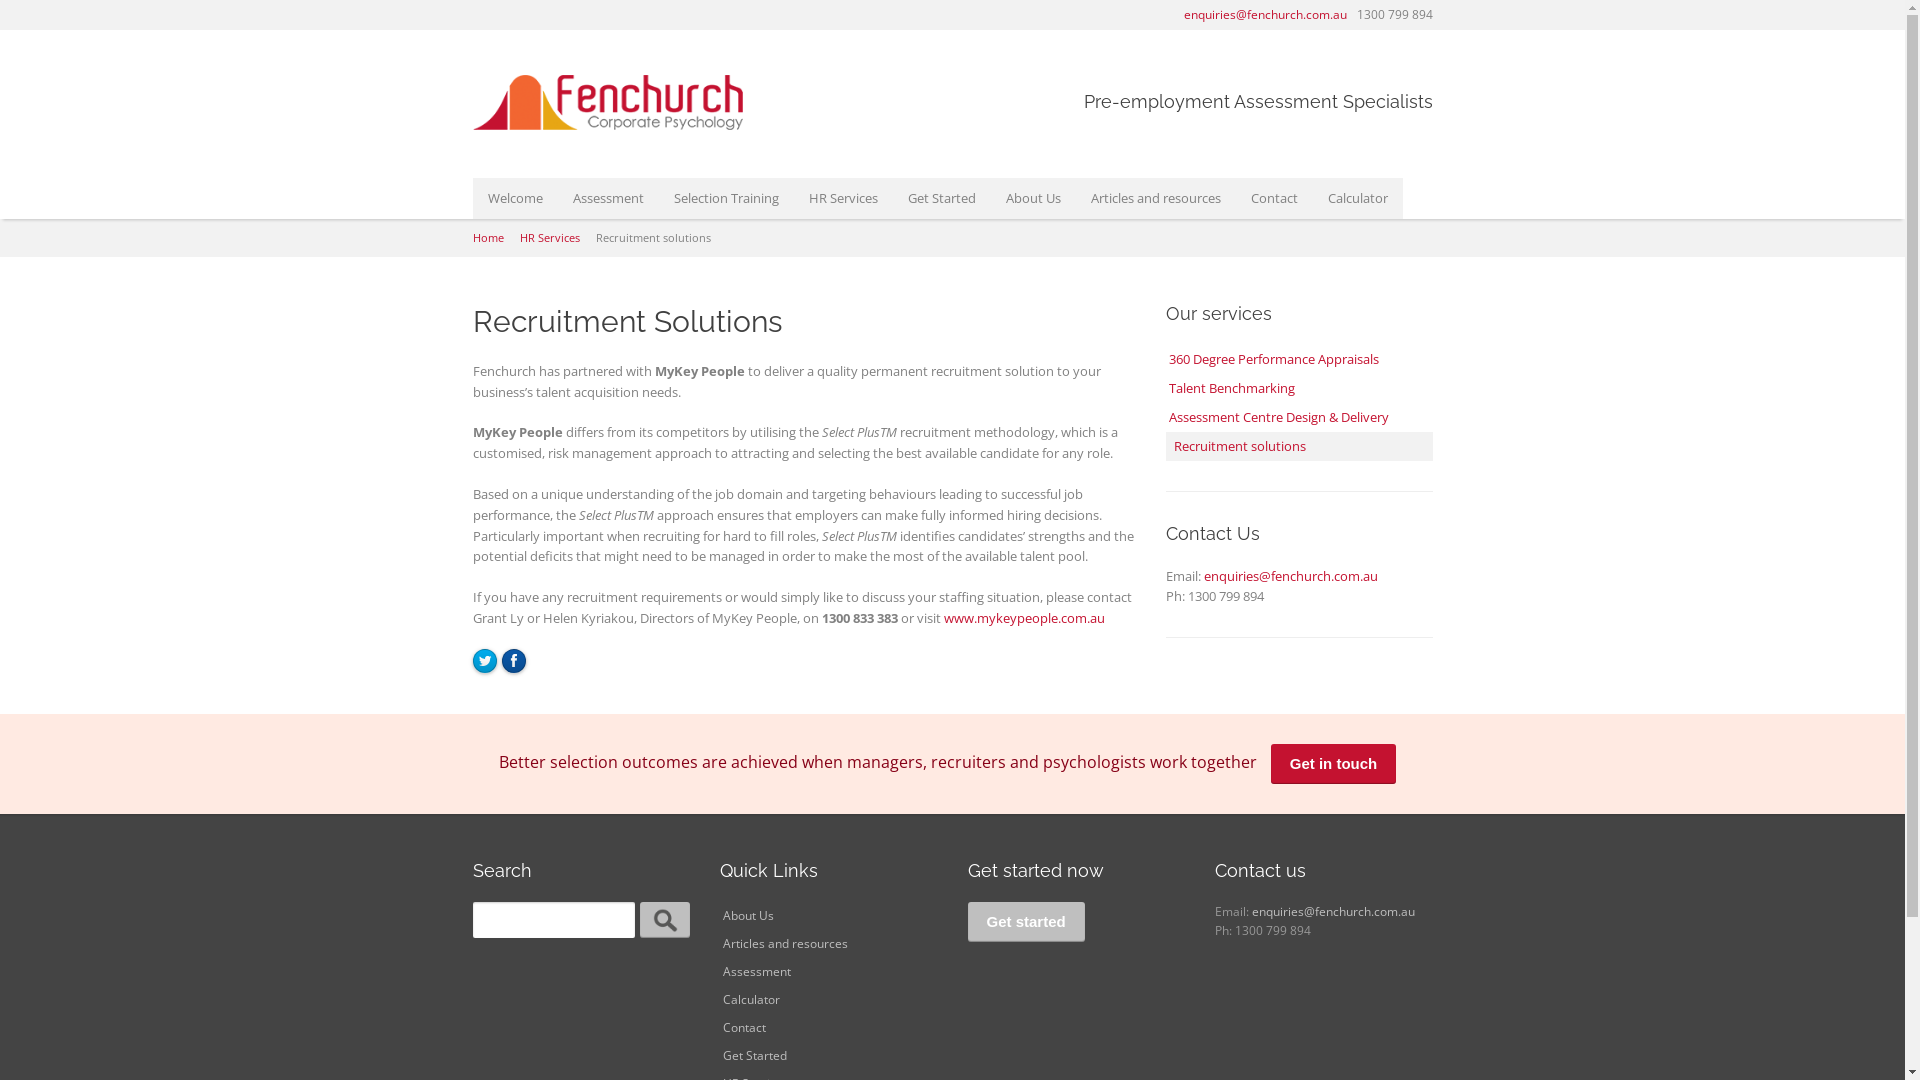 Image resolution: width=1920 pixels, height=1080 pixels. Describe the element at coordinates (487, 236) in the screenshot. I see `'Home'` at that location.